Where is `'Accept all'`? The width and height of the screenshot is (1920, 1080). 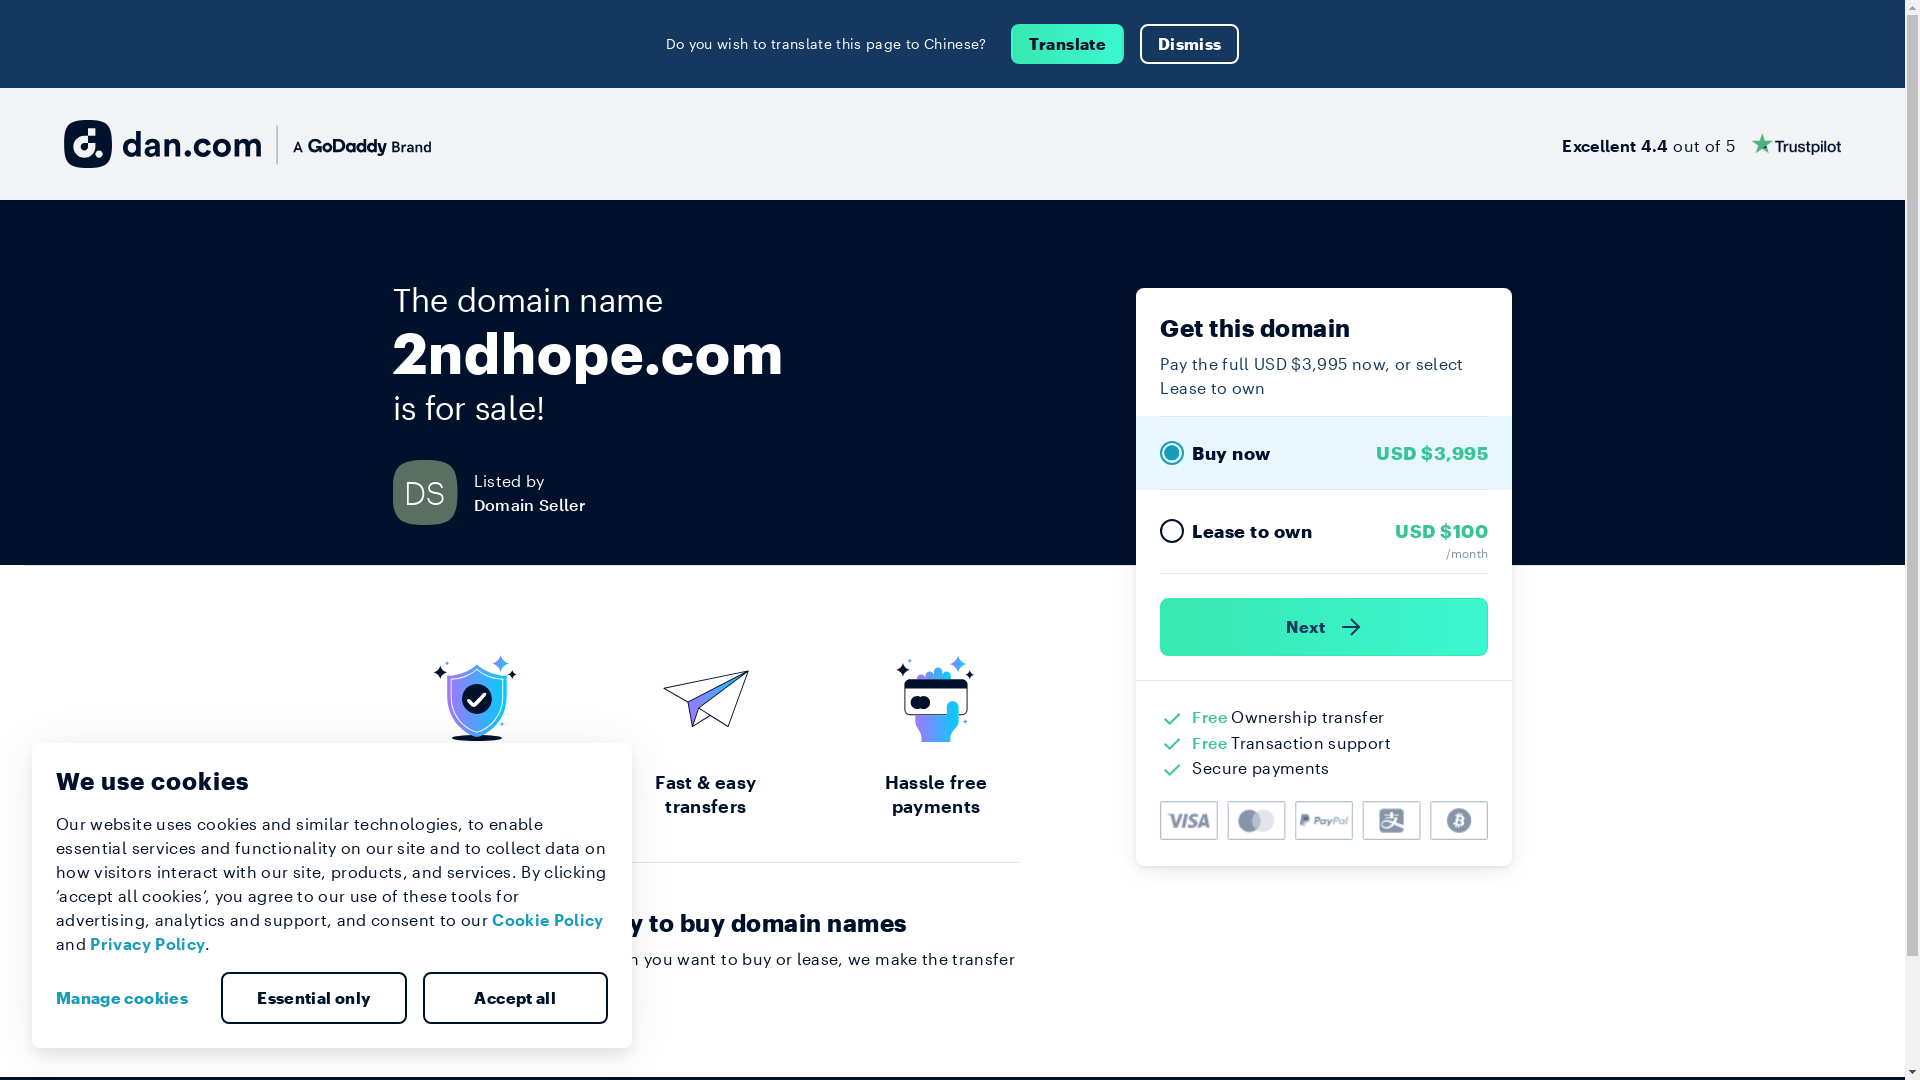 'Accept all' is located at coordinates (421, 998).